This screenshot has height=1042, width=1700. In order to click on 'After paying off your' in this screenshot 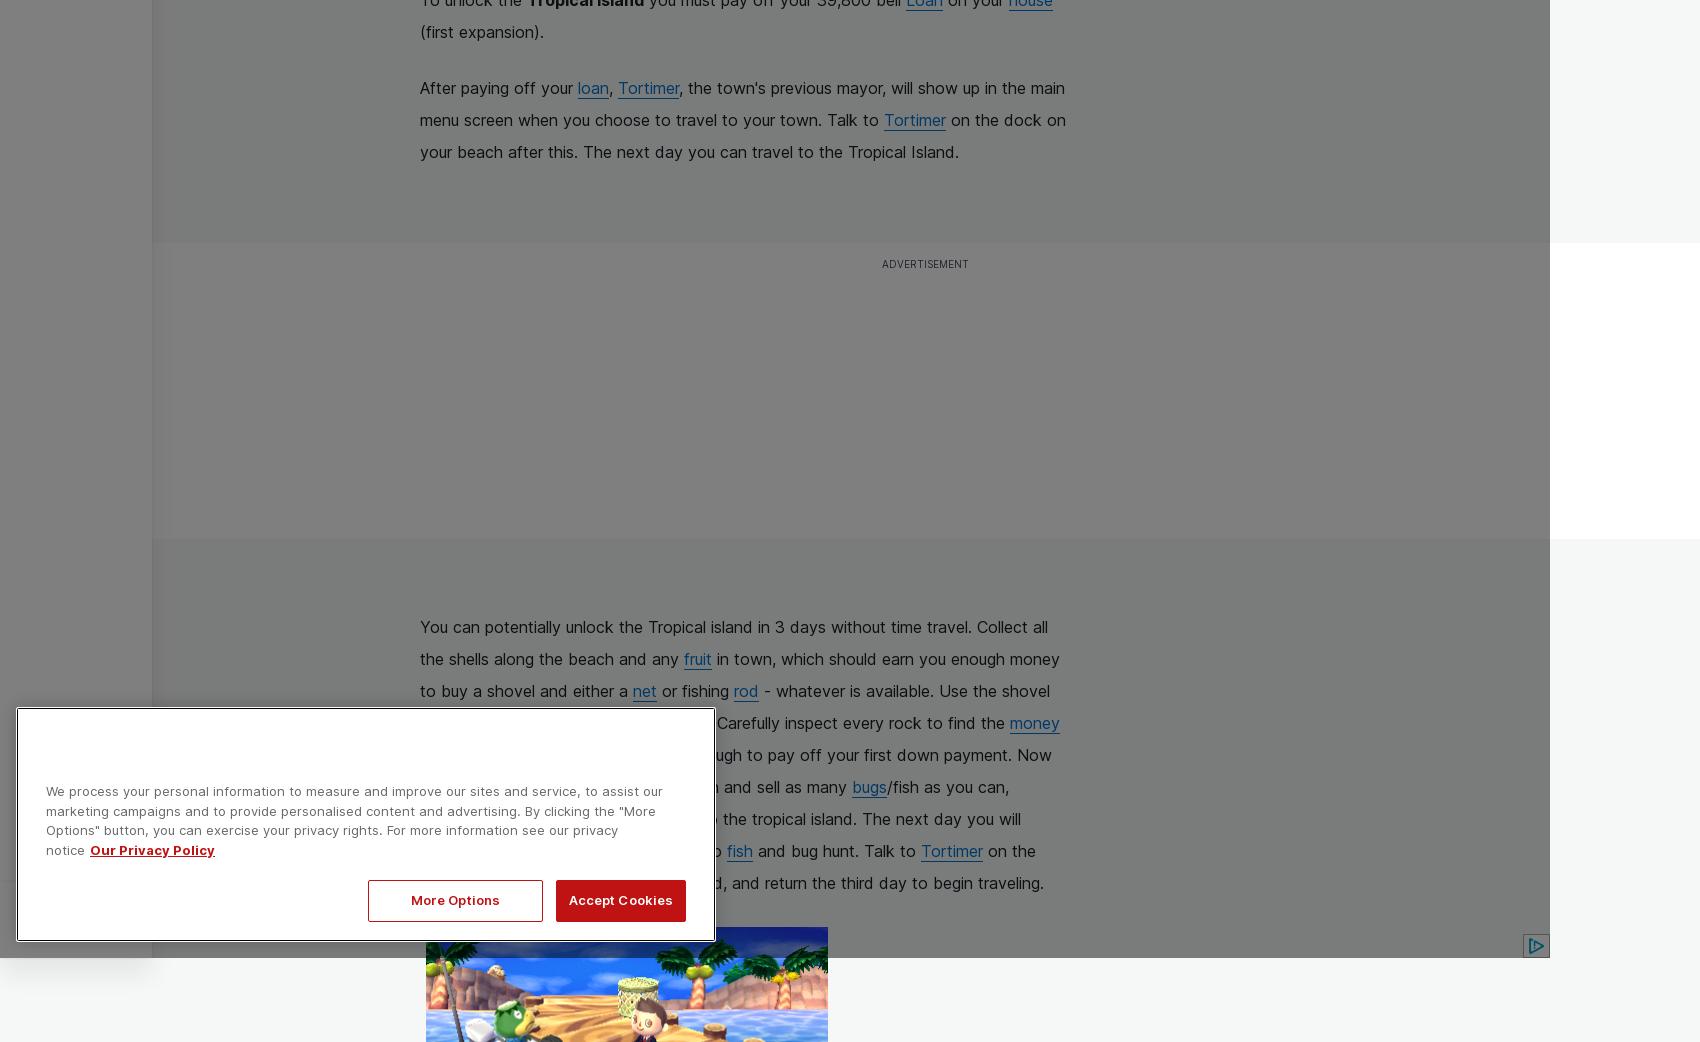, I will do `click(419, 88)`.